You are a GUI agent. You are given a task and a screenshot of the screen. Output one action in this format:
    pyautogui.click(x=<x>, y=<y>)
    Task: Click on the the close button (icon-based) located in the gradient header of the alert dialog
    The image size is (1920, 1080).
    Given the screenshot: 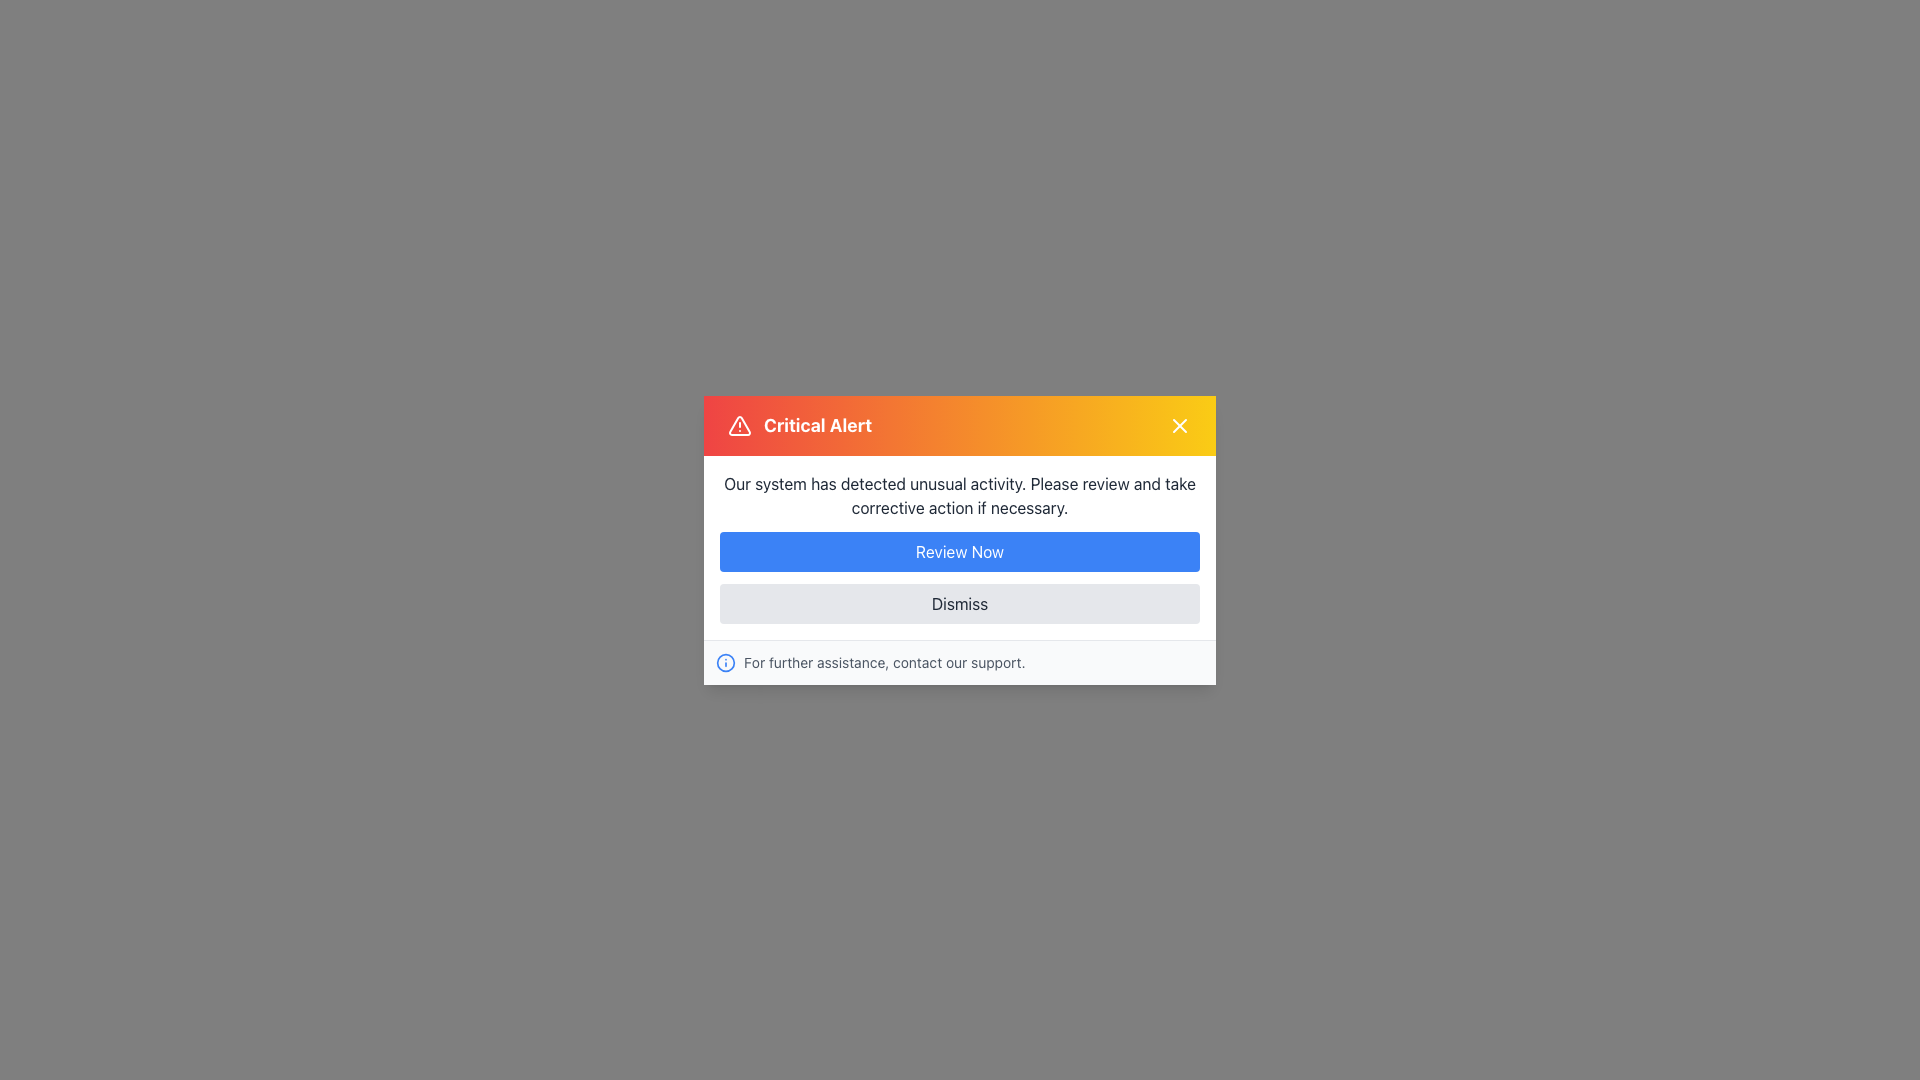 What is the action you would take?
    pyautogui.click(x=1180, y=423)
    